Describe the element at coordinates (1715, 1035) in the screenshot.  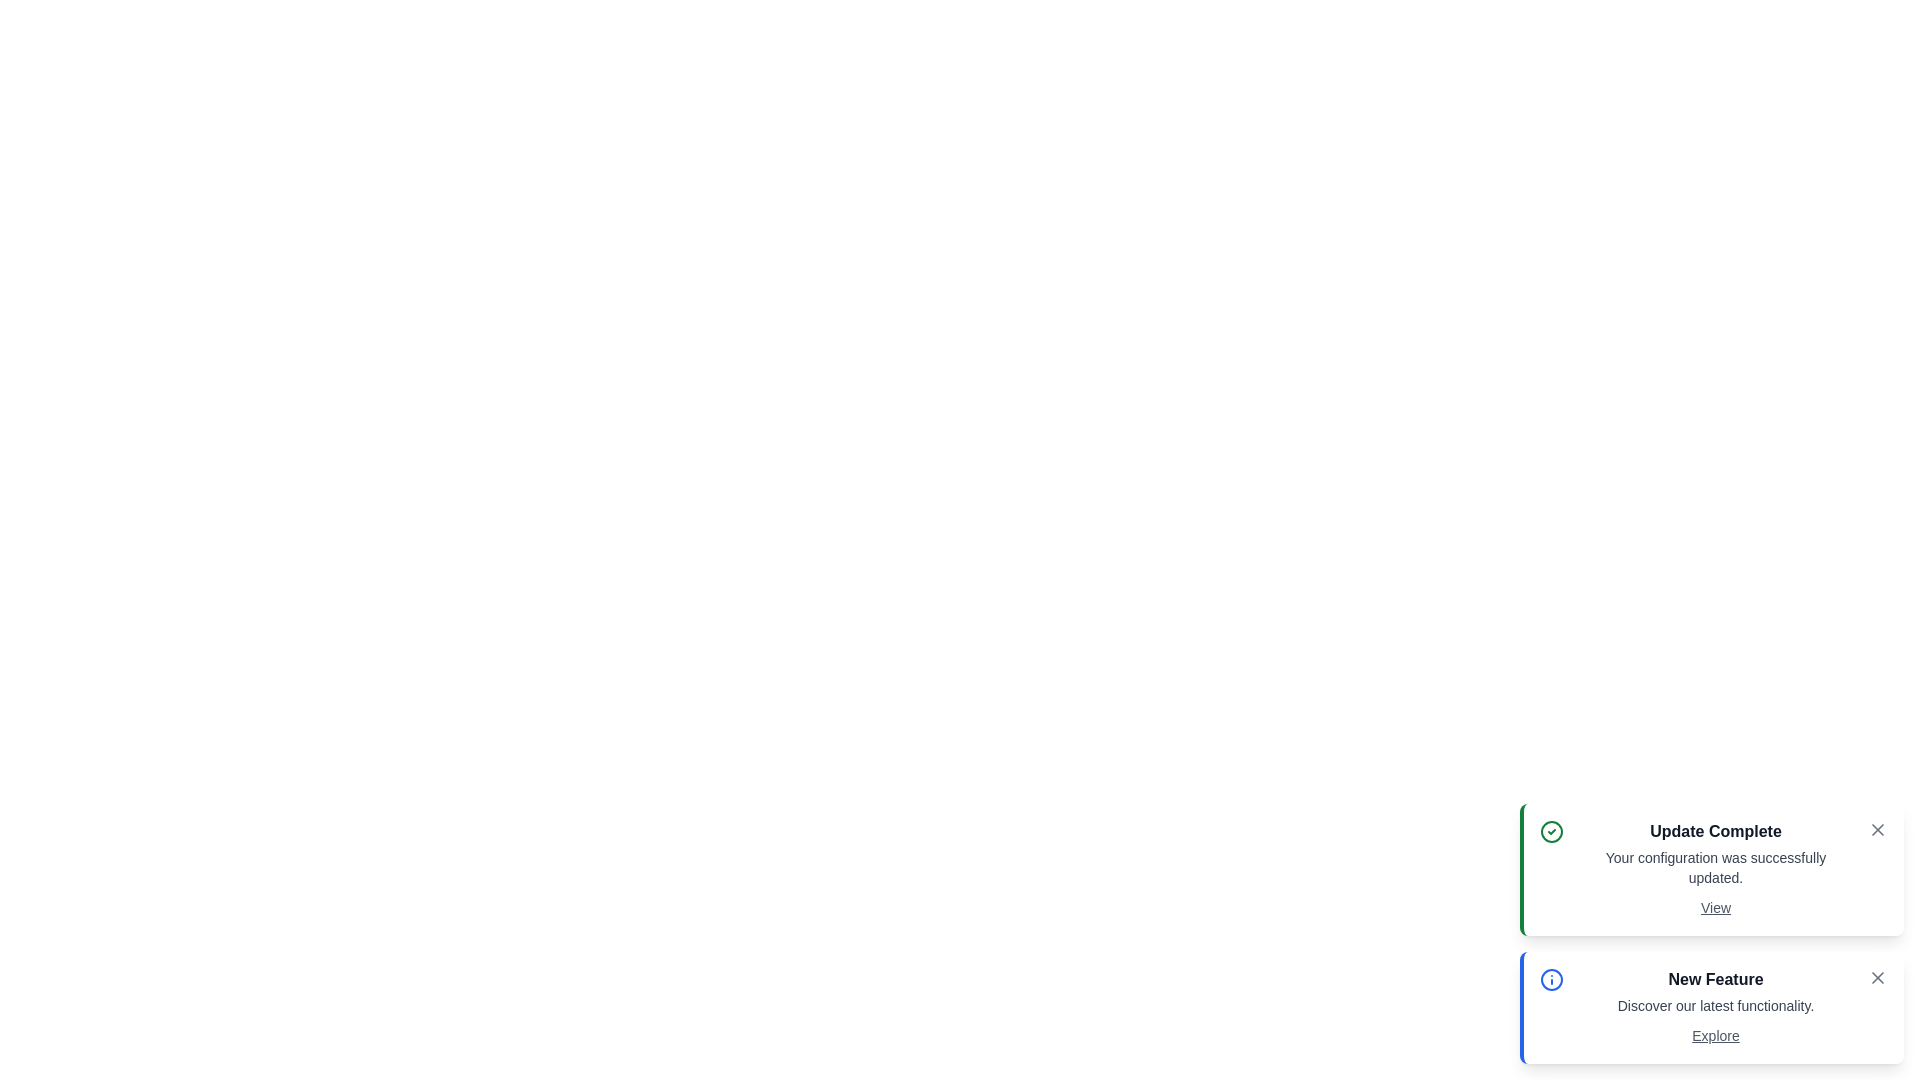
I see `the action link Explore in the notification bar` at that location.